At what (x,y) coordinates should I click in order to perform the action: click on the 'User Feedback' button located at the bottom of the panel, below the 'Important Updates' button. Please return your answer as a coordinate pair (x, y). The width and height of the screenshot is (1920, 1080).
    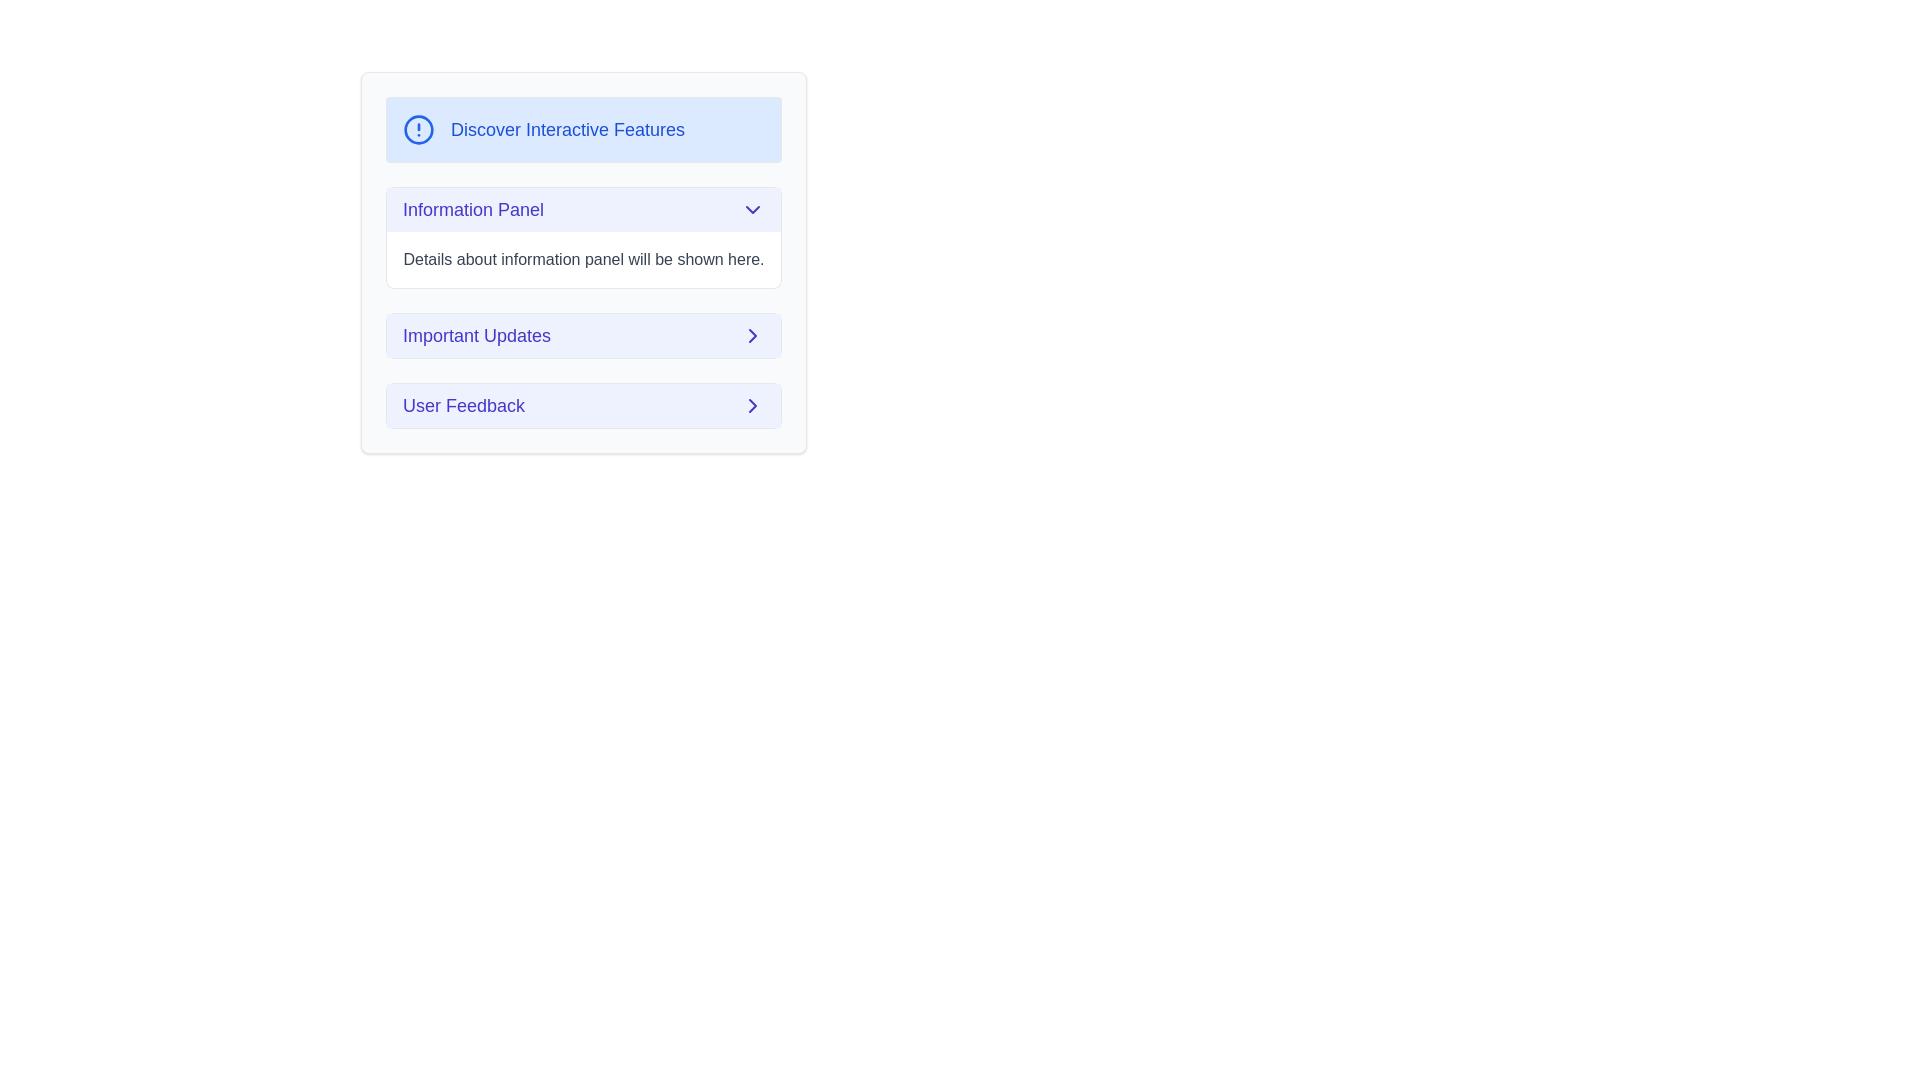
    Looking at the image, I should click on (583, 405).